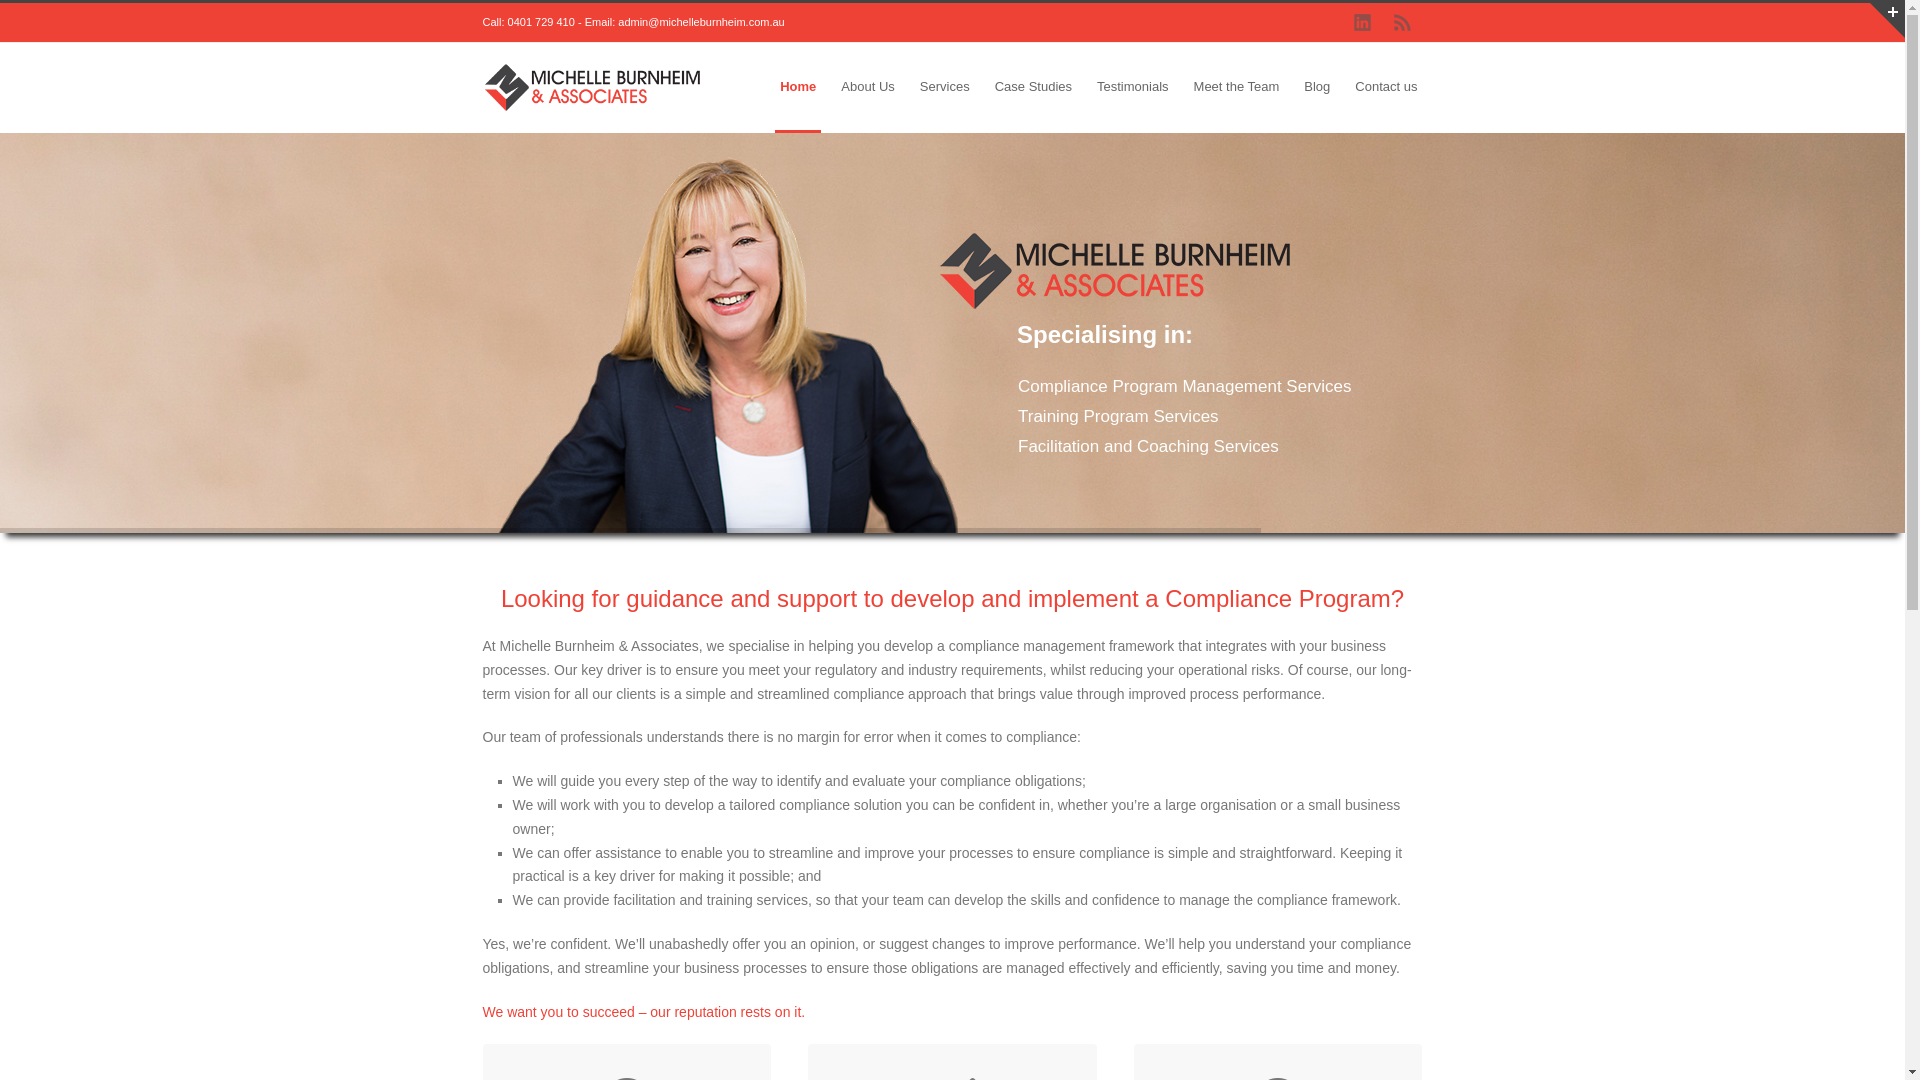 This screenshot has height=1080, width=1920. Describe the element at coordinates (1316, 87) in the screenshot. I see `'Blog'` at that location.